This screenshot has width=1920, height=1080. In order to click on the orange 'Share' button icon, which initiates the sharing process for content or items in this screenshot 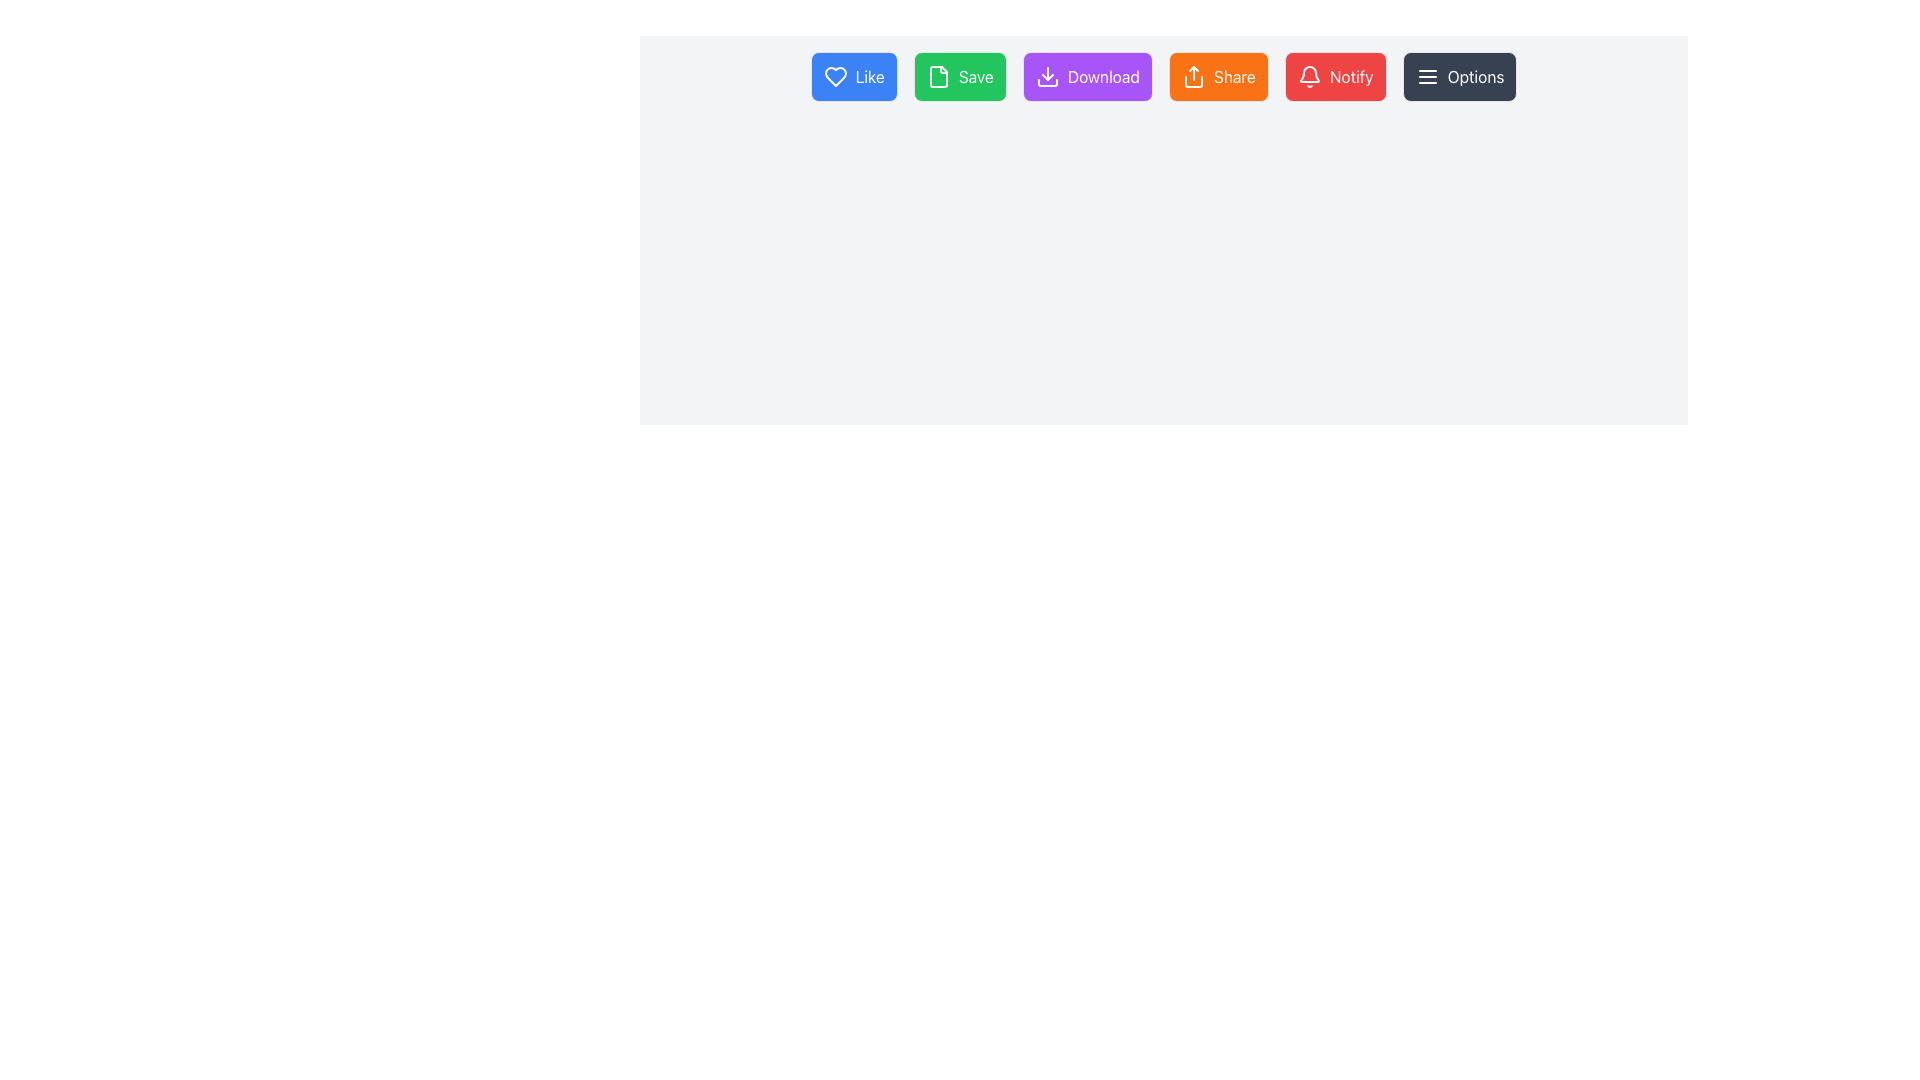, I will do `click(1193, 76)`.